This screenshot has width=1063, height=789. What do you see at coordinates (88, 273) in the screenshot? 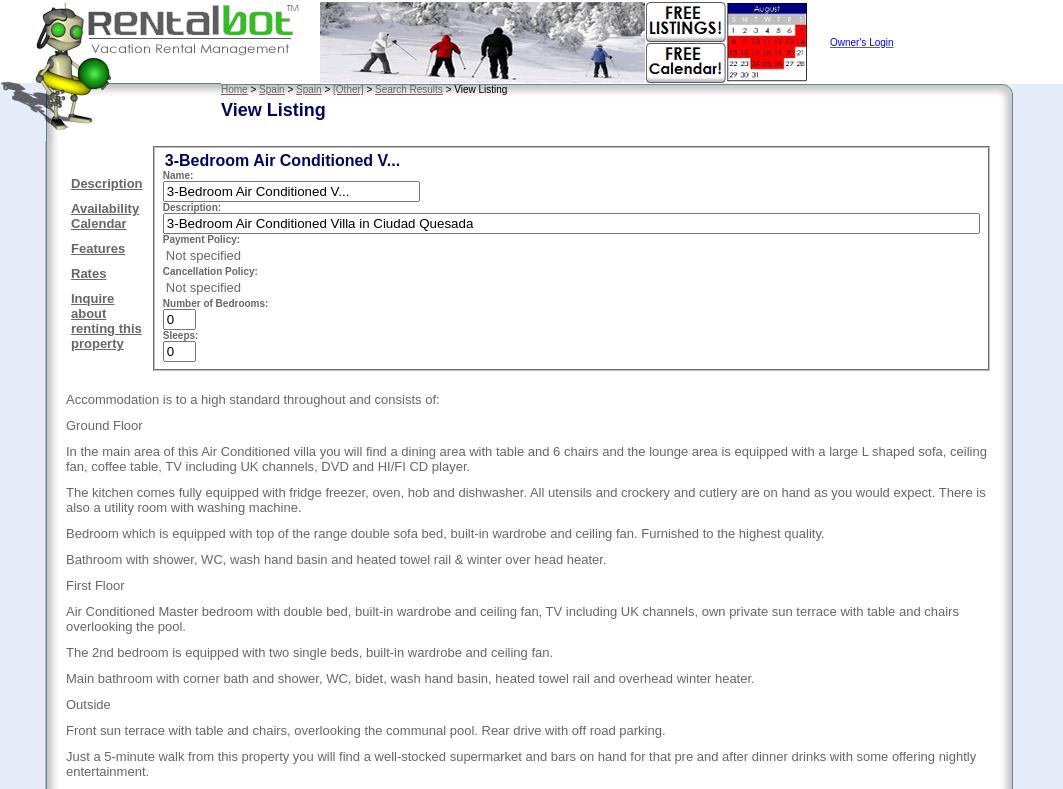
I see `'Rates'` at bounding box center [88, 273].